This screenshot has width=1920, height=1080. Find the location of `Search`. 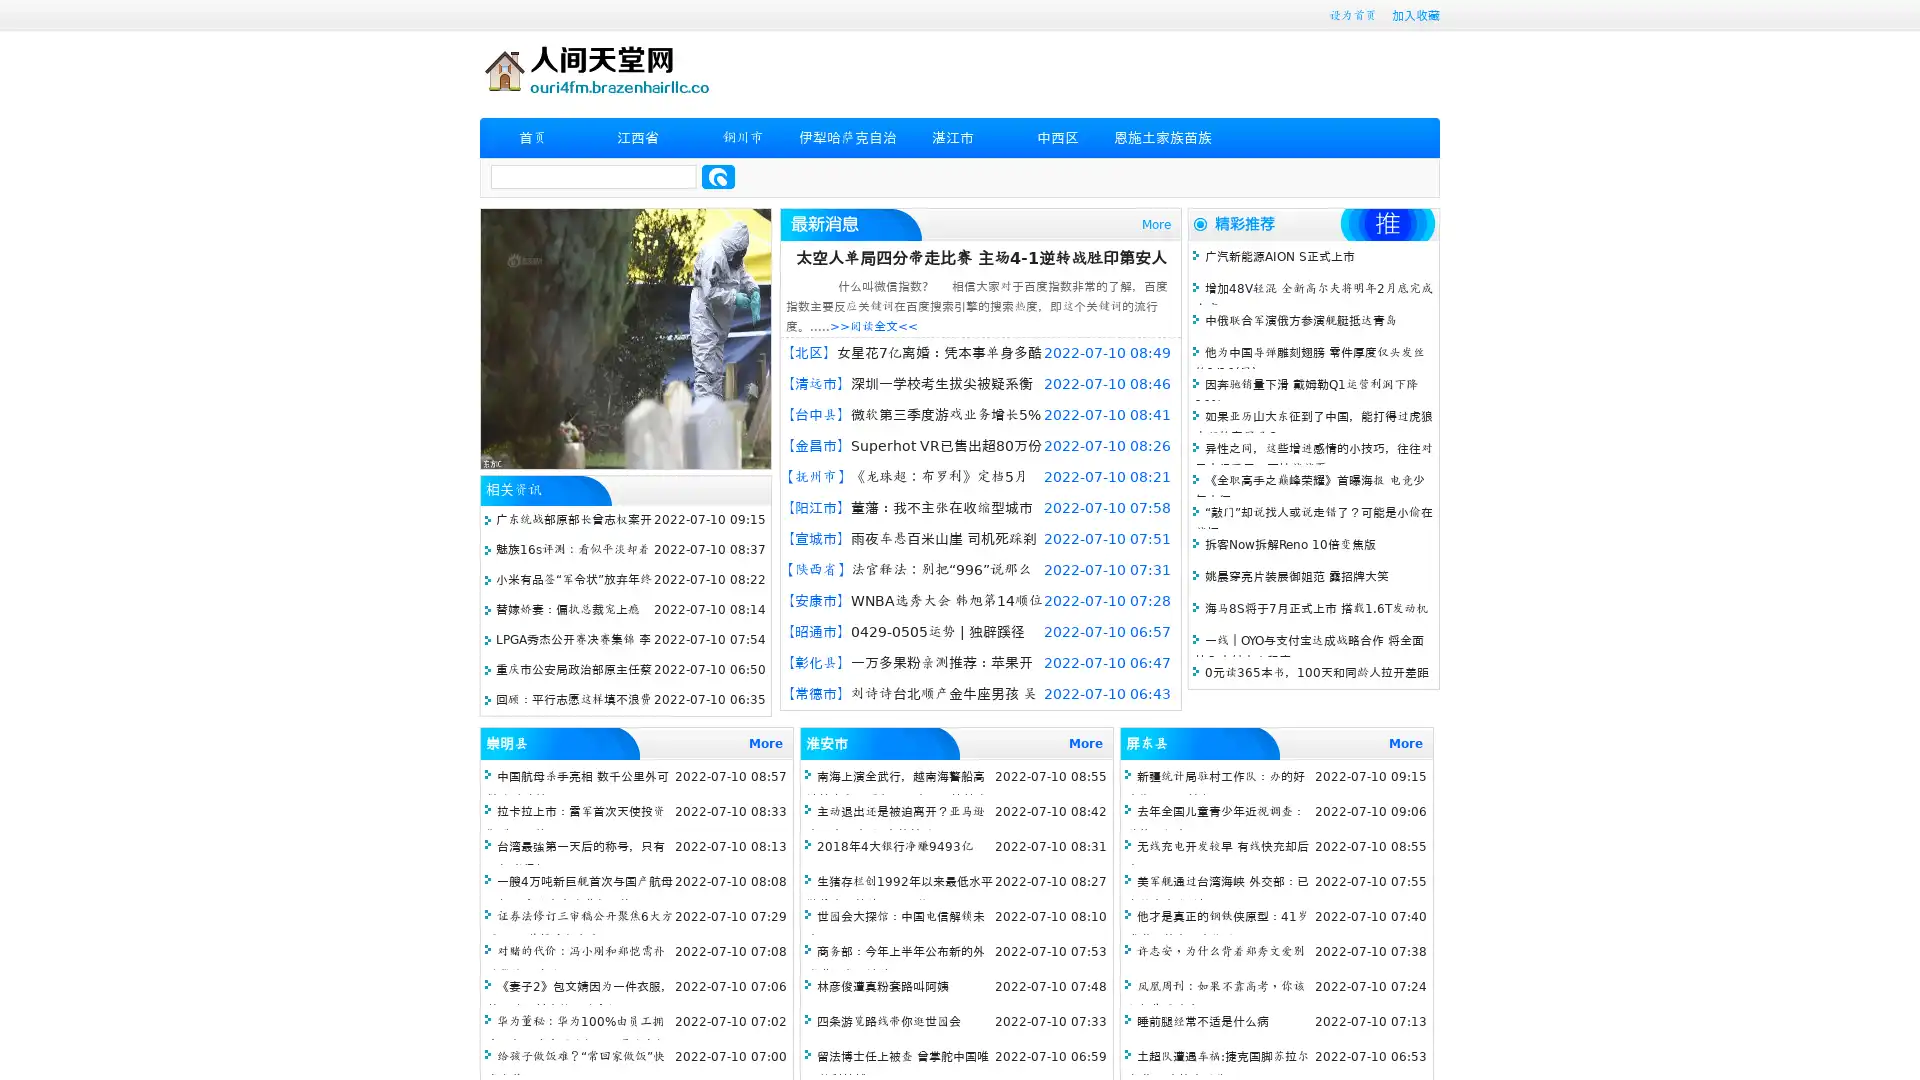

Search is located at coordinates (718, 176).